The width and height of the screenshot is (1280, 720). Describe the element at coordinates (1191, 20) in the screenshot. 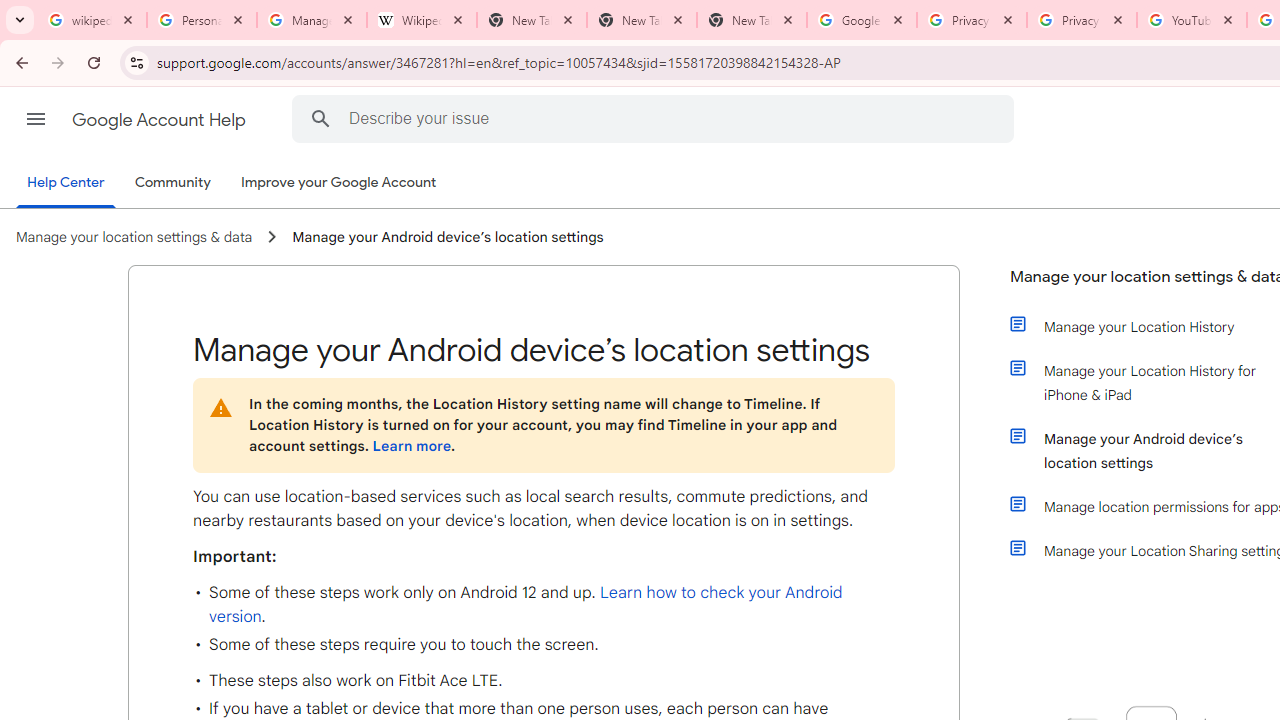

I see `'YouTube'` at that location.